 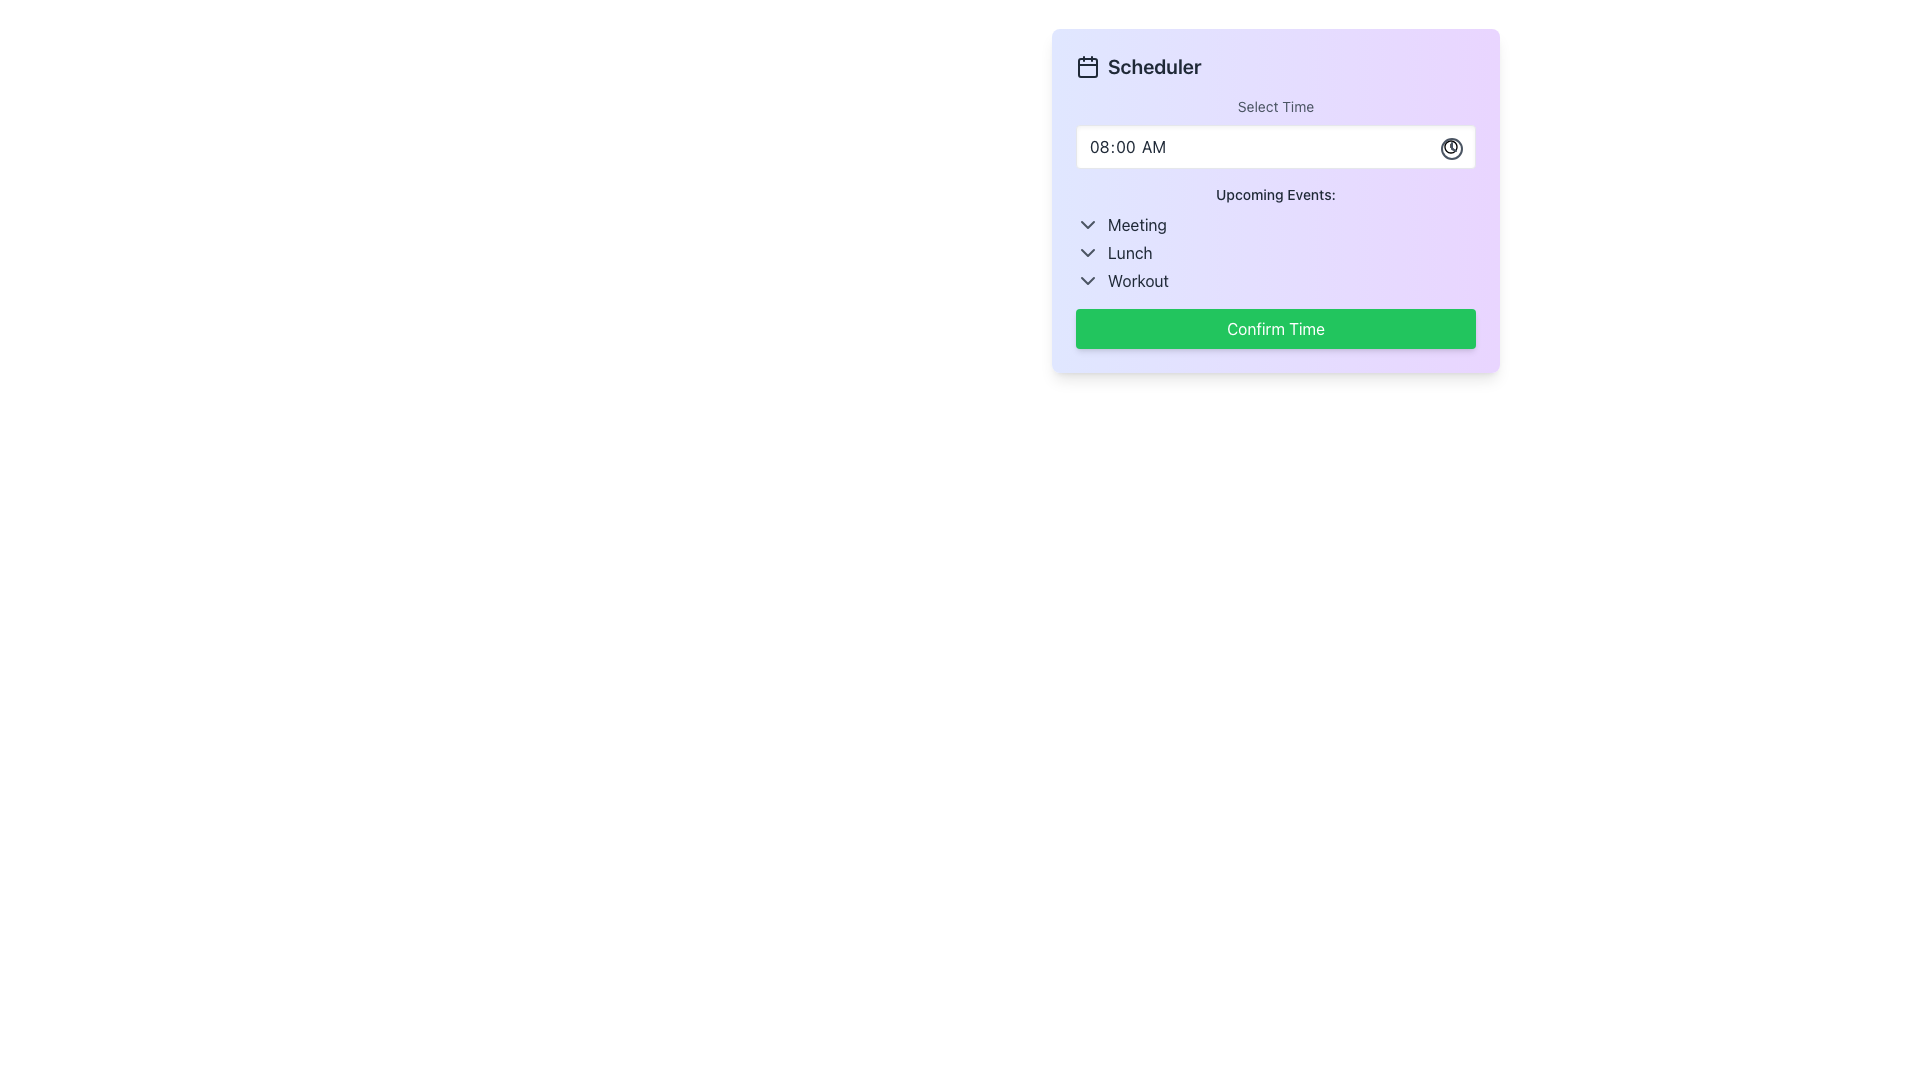 What do you see at coordinates (1451, 148) in the screenshot?
I see `the clock icon, which is a circular icon with clock hands, styled with a thin black outline and gray color, located within the right side of the input field labeled '08:00 AM'` at bounding box center [1451, 148].